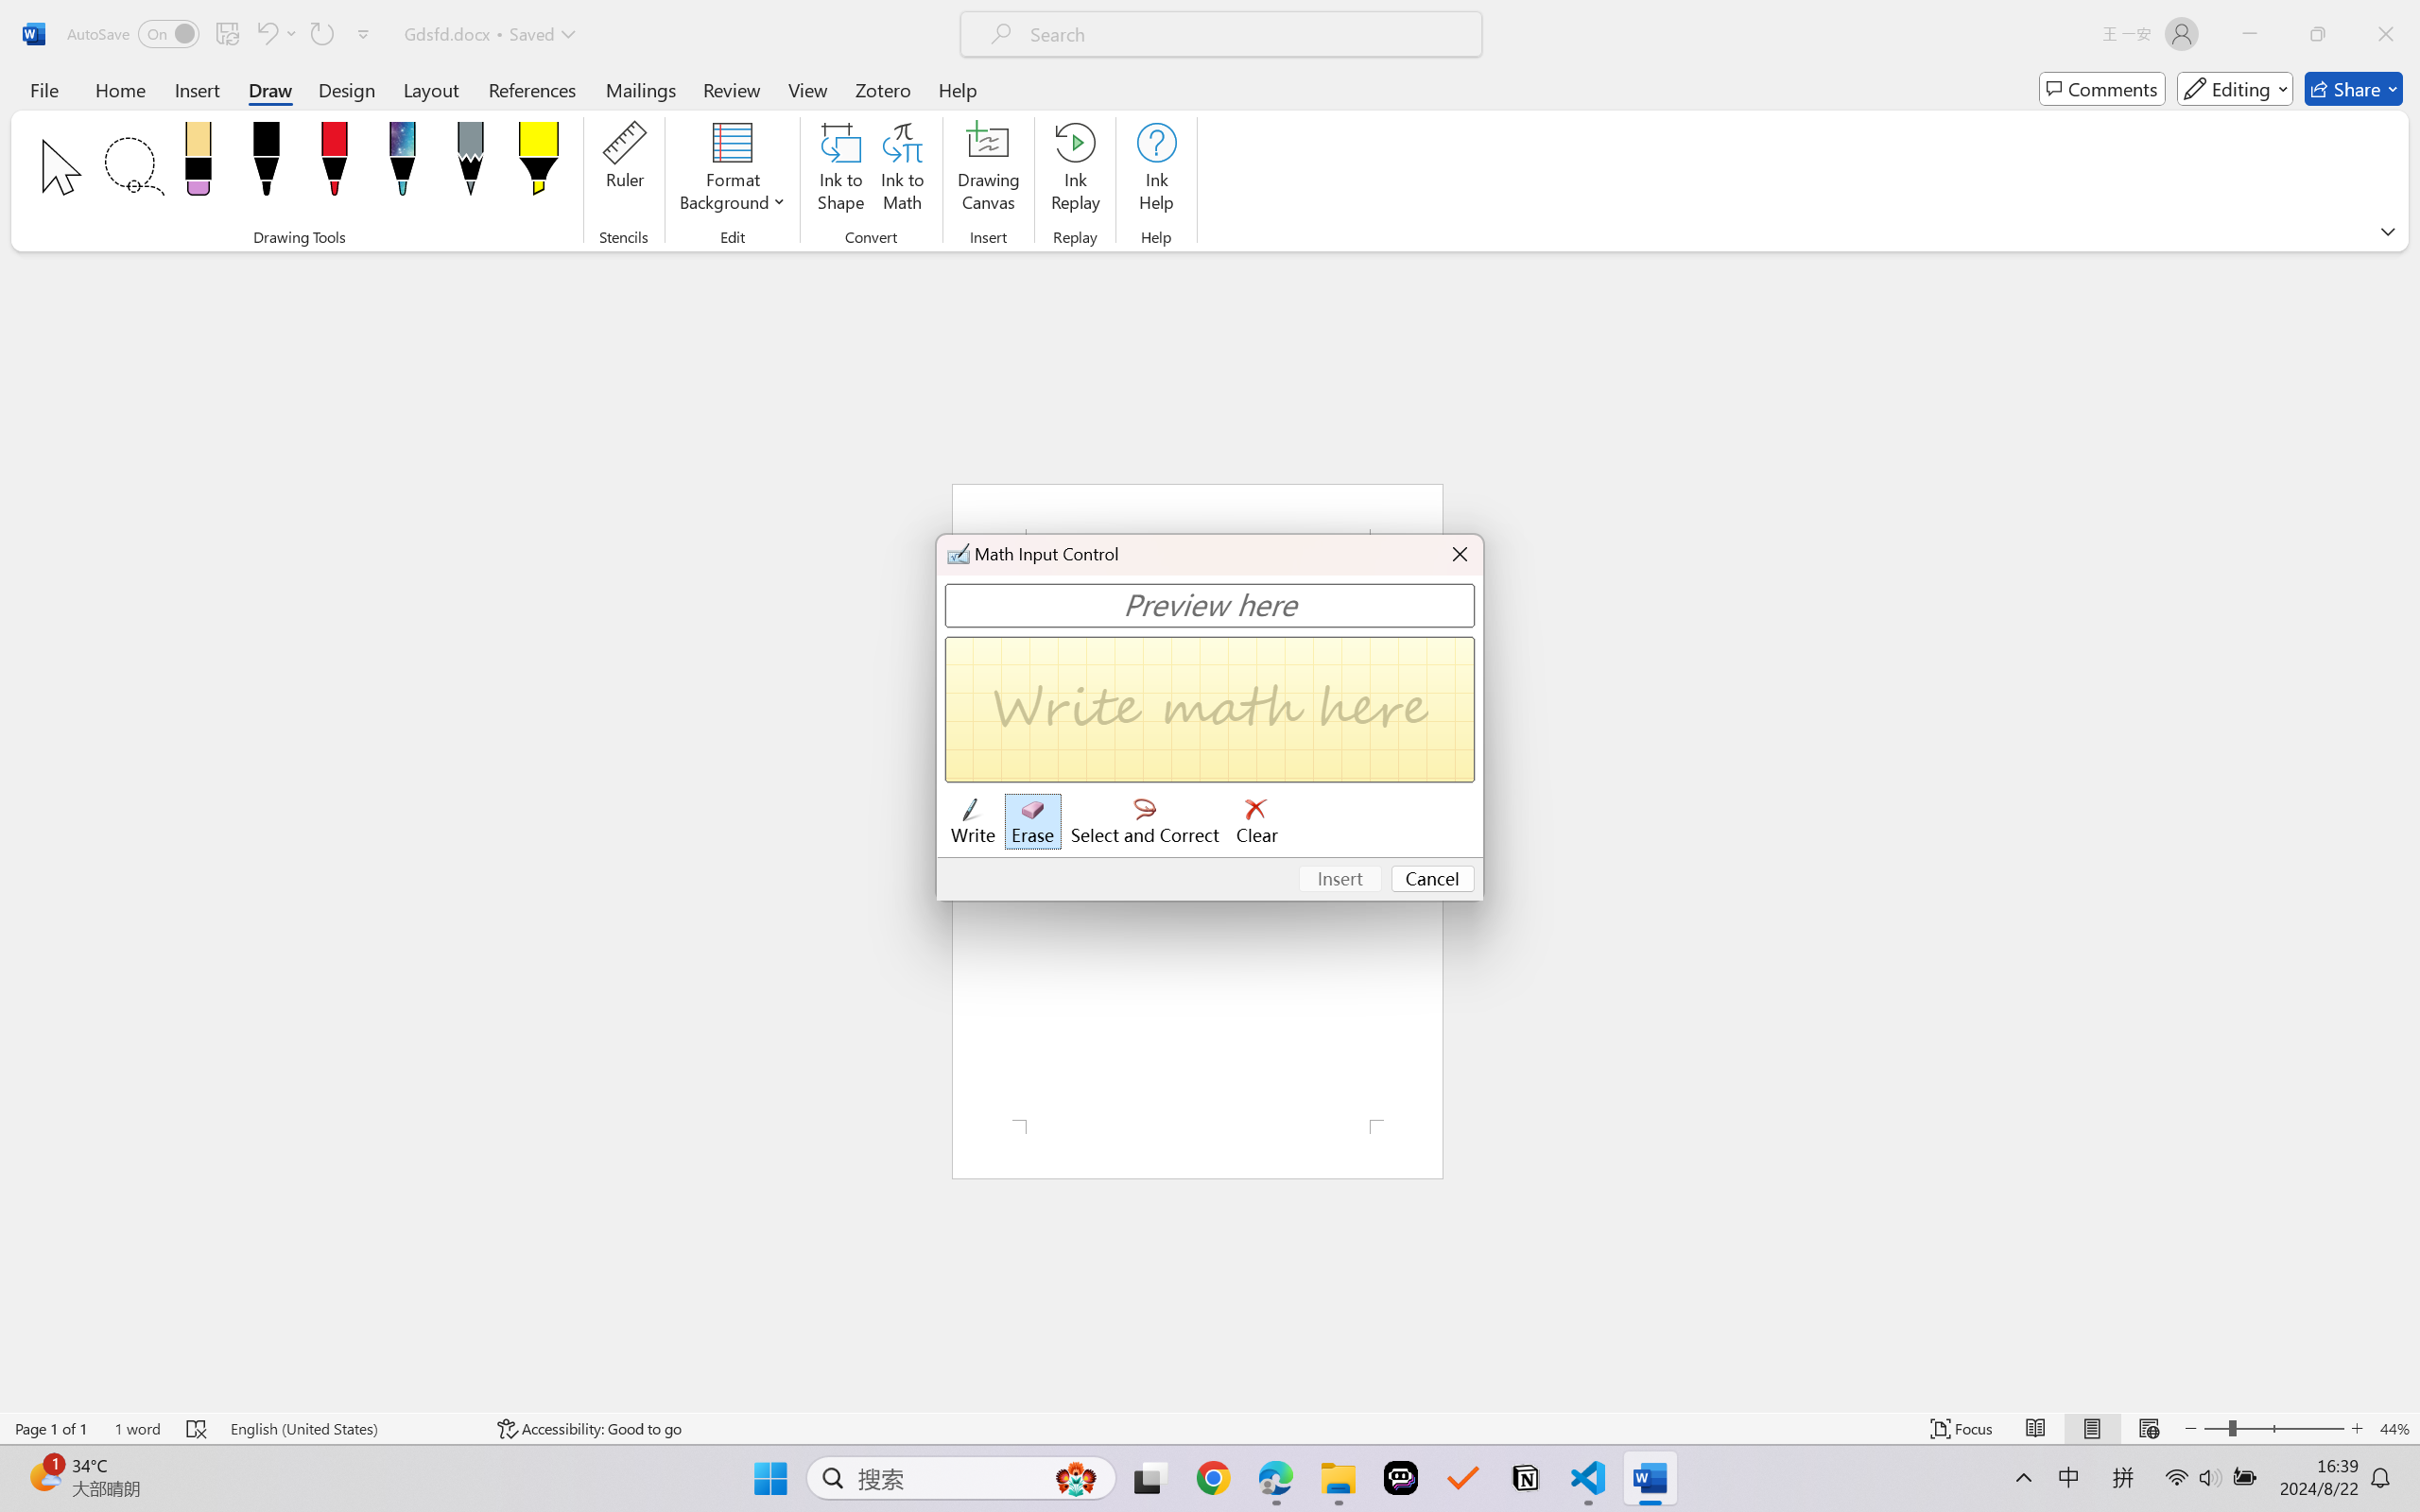 The width and height of the screenshot is (2420, 1512). I want to click on 'Select and Correct', so click(1145, 820).